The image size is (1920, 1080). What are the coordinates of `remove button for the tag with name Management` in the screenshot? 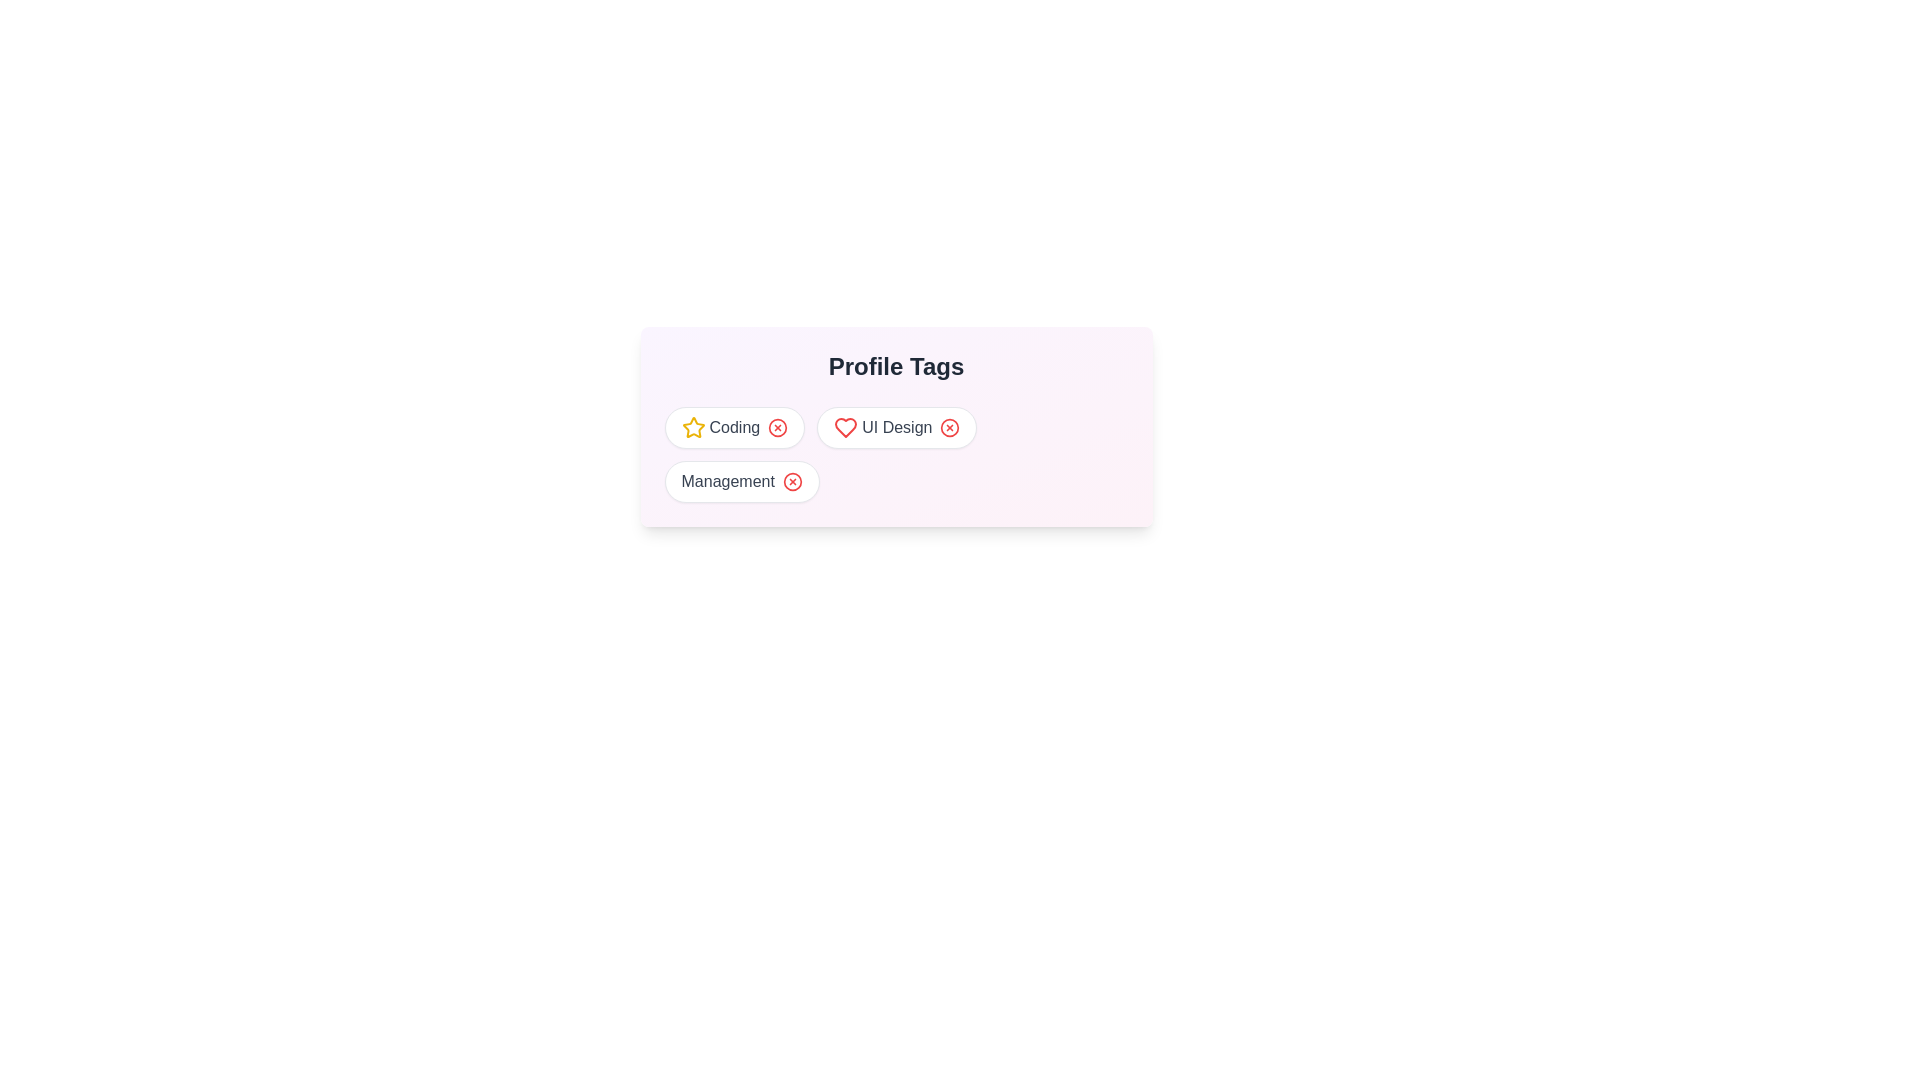 It's located at (791, 482).